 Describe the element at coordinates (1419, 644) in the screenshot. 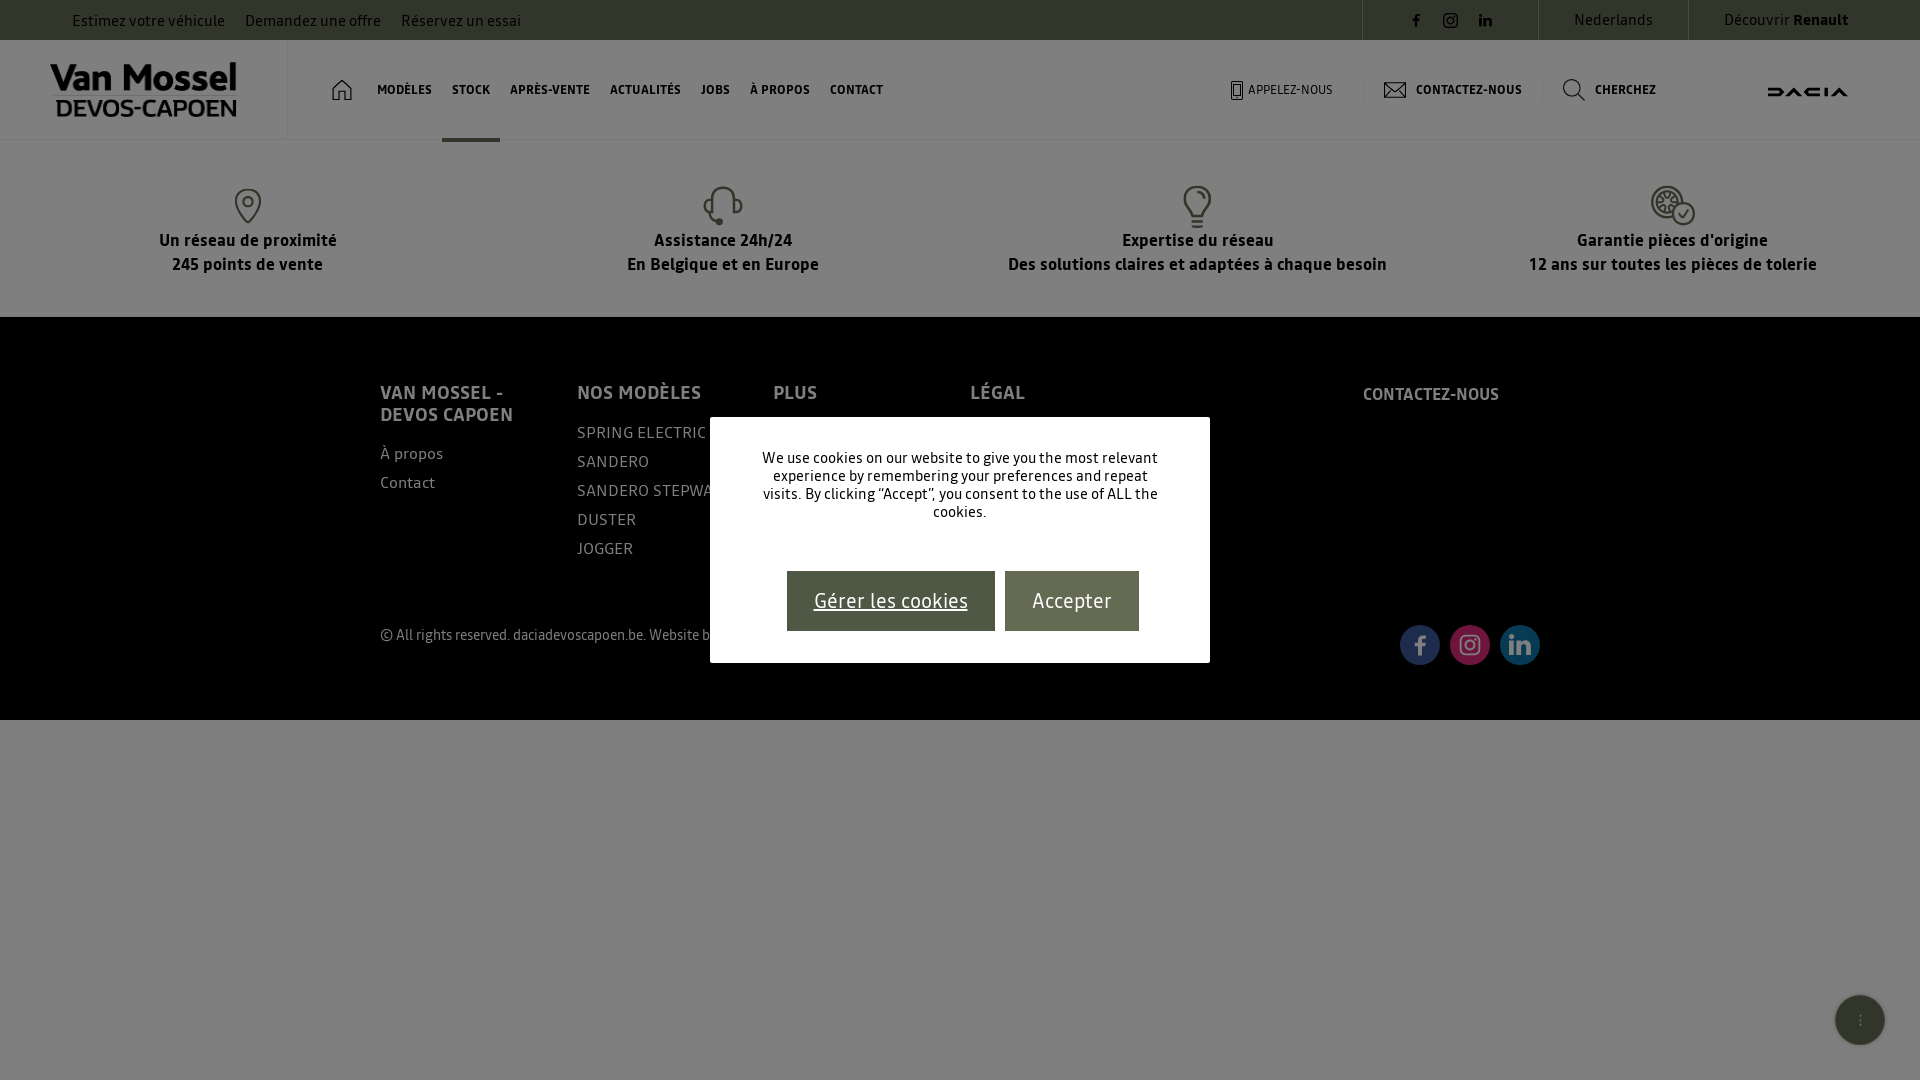

I see `'Facebook'` at that location.